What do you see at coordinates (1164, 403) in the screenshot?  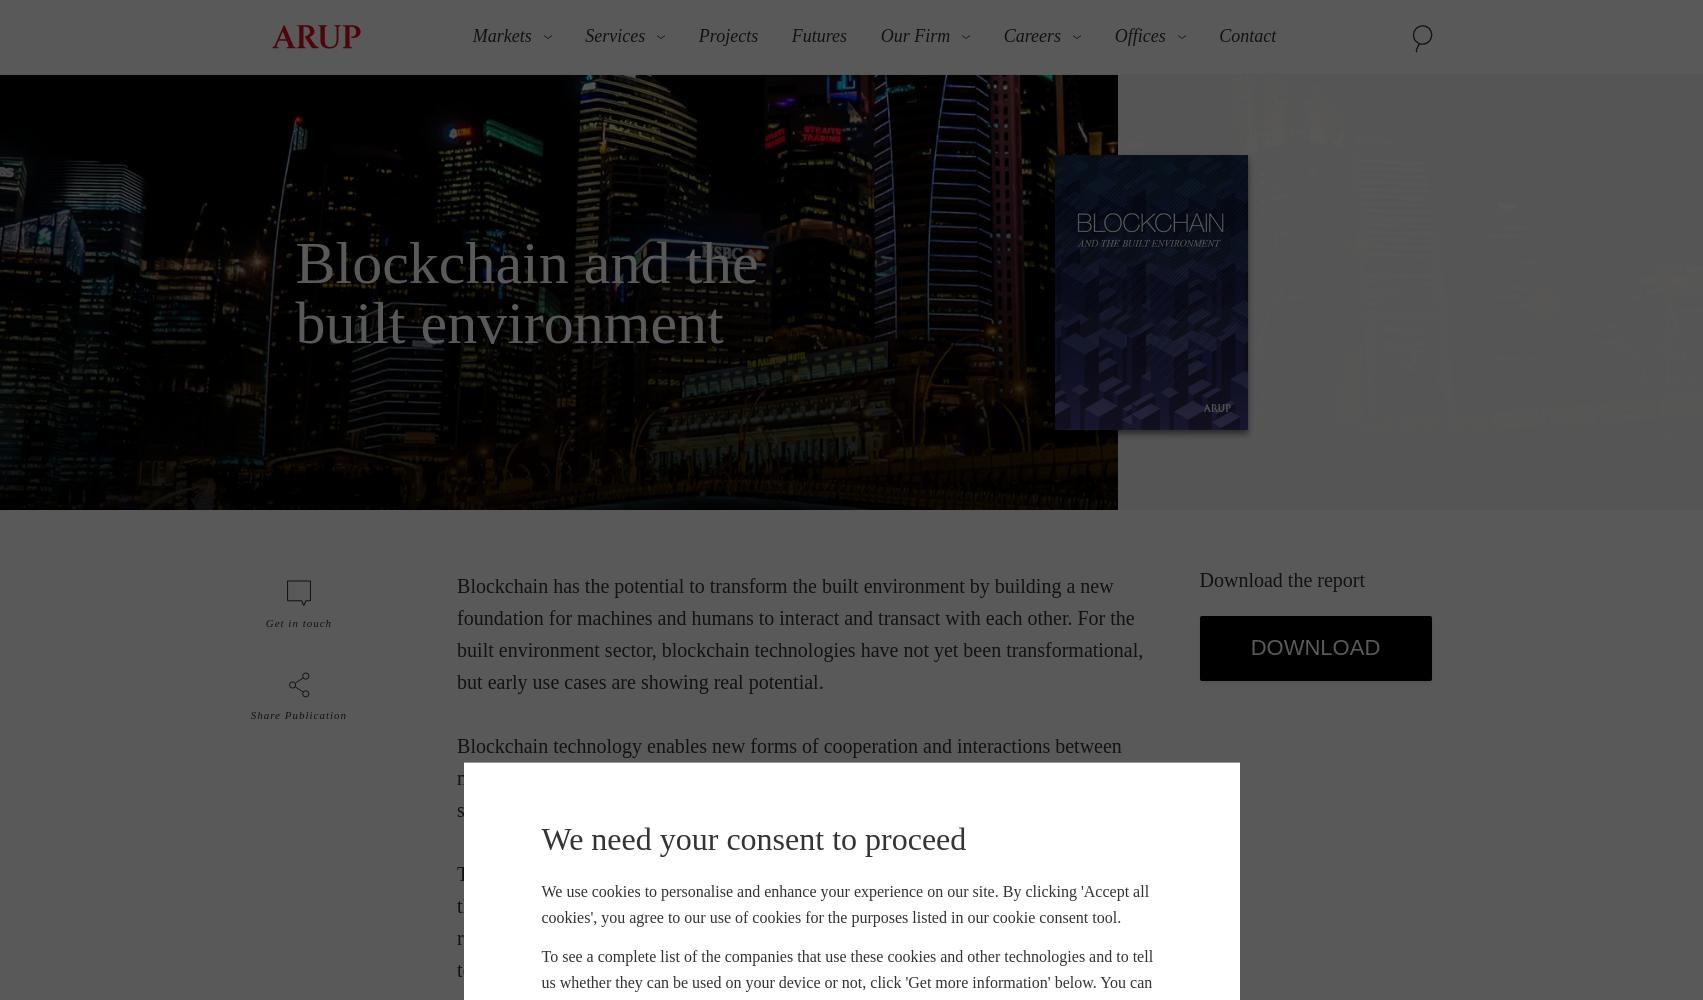 I see `'Water'` at bounding box center [1164, 403].